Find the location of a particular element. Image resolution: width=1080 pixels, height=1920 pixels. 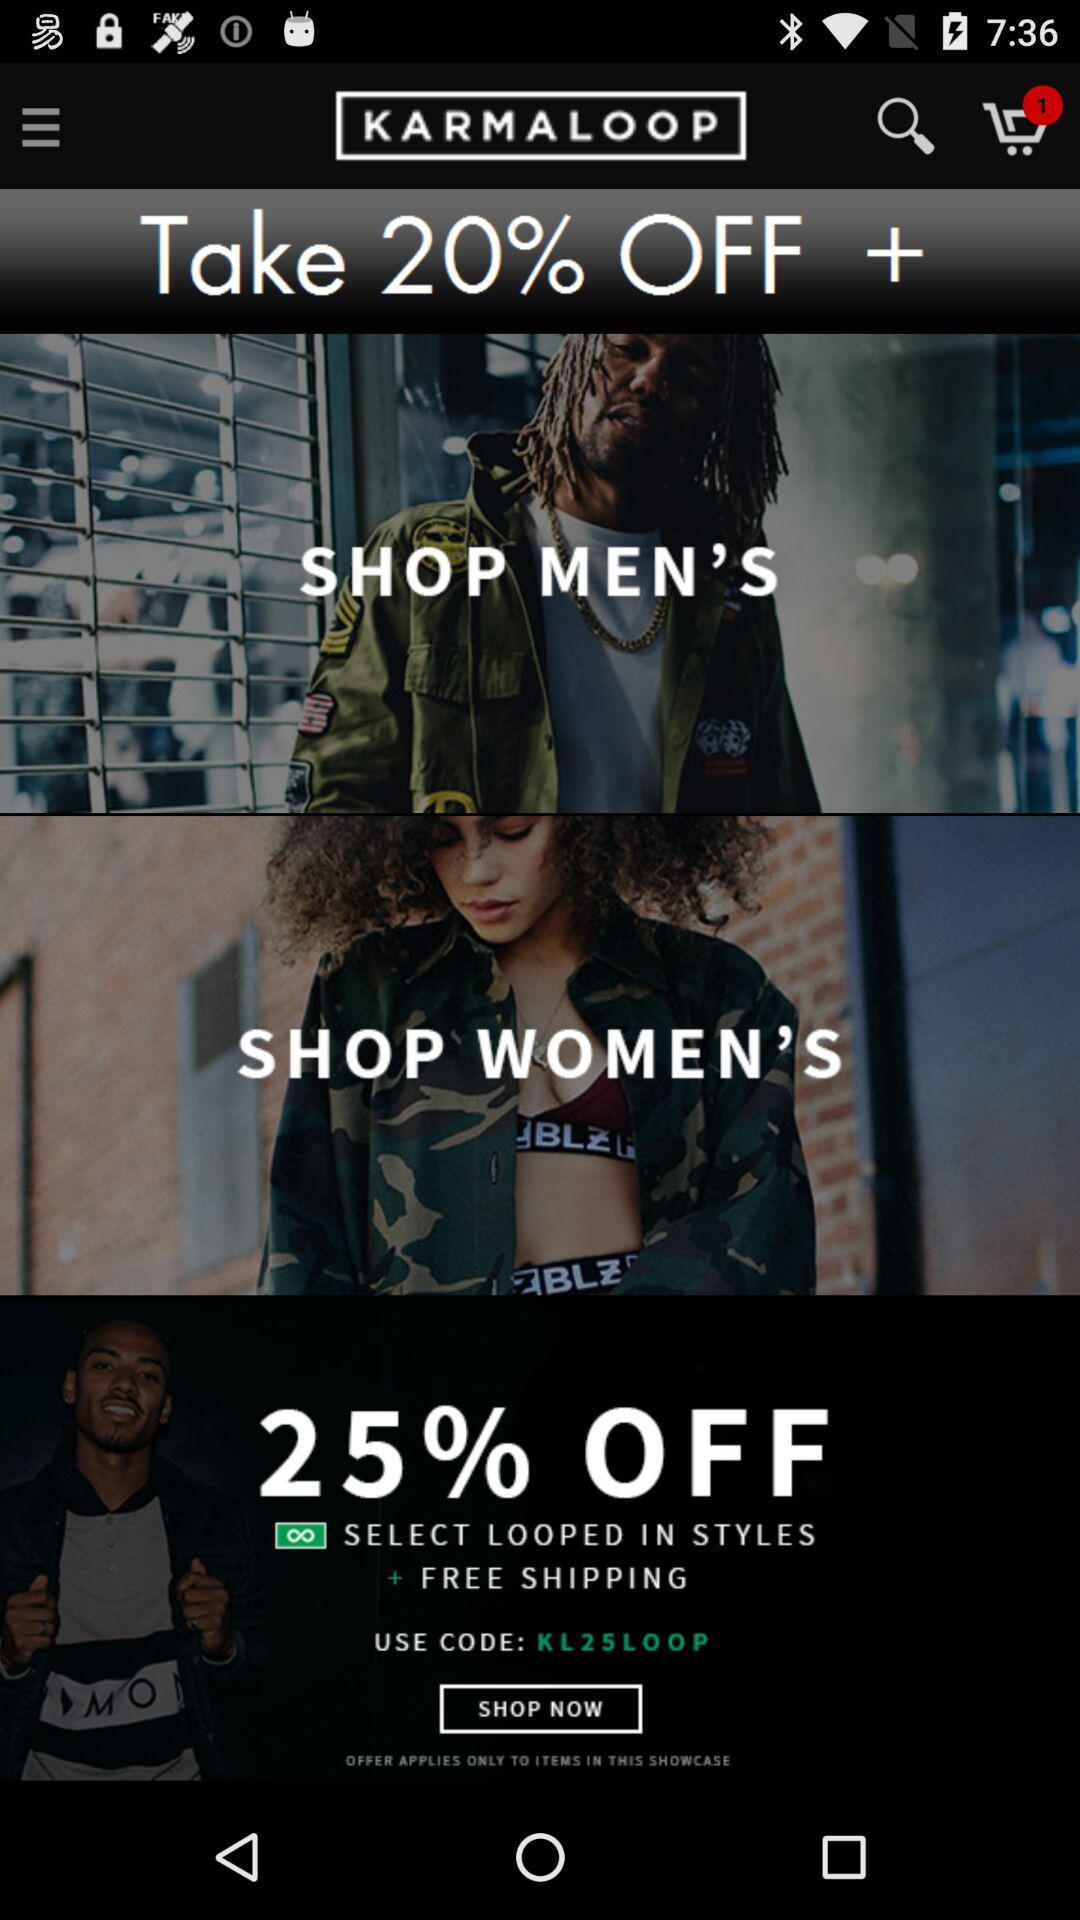

discount banner is located at coordinates (540, 260).